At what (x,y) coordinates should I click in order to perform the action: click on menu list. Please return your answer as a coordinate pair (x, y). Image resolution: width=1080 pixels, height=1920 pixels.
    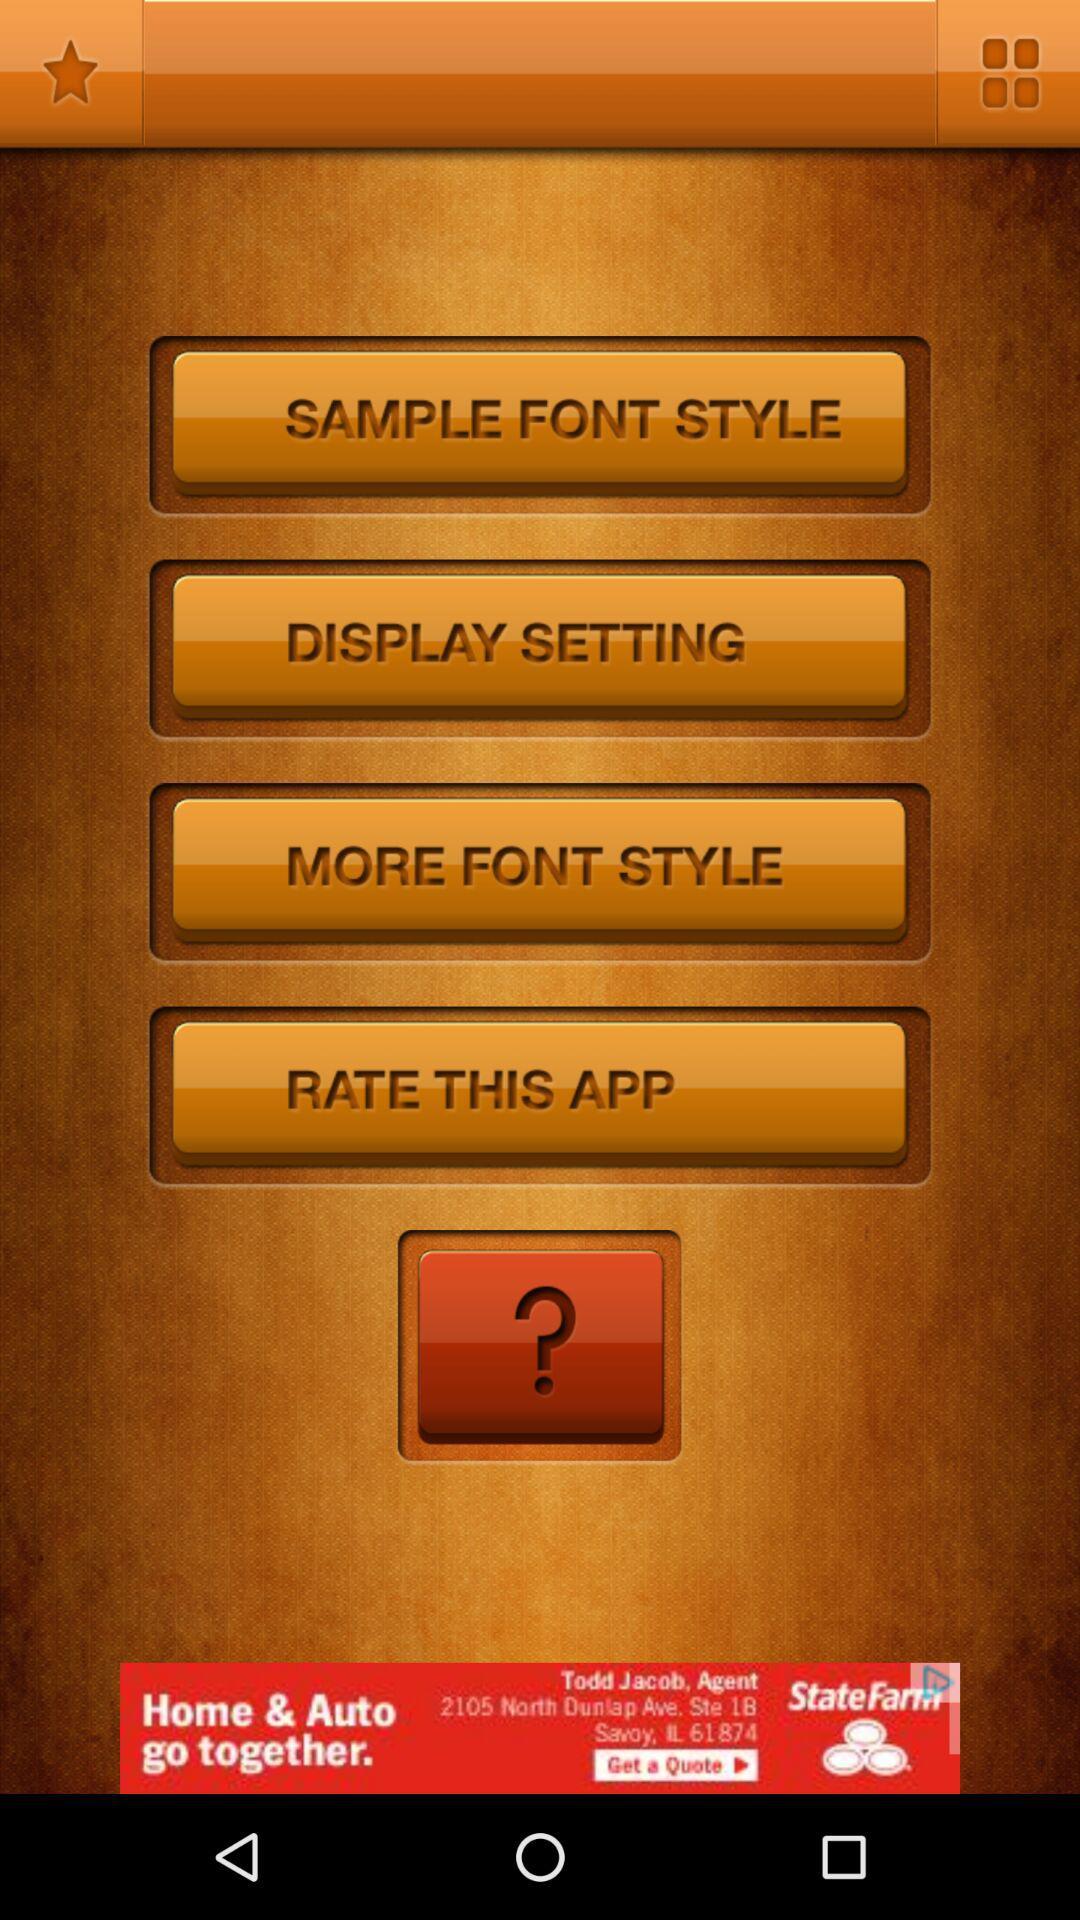
    Looking at the image, I should click on (1007, 72).